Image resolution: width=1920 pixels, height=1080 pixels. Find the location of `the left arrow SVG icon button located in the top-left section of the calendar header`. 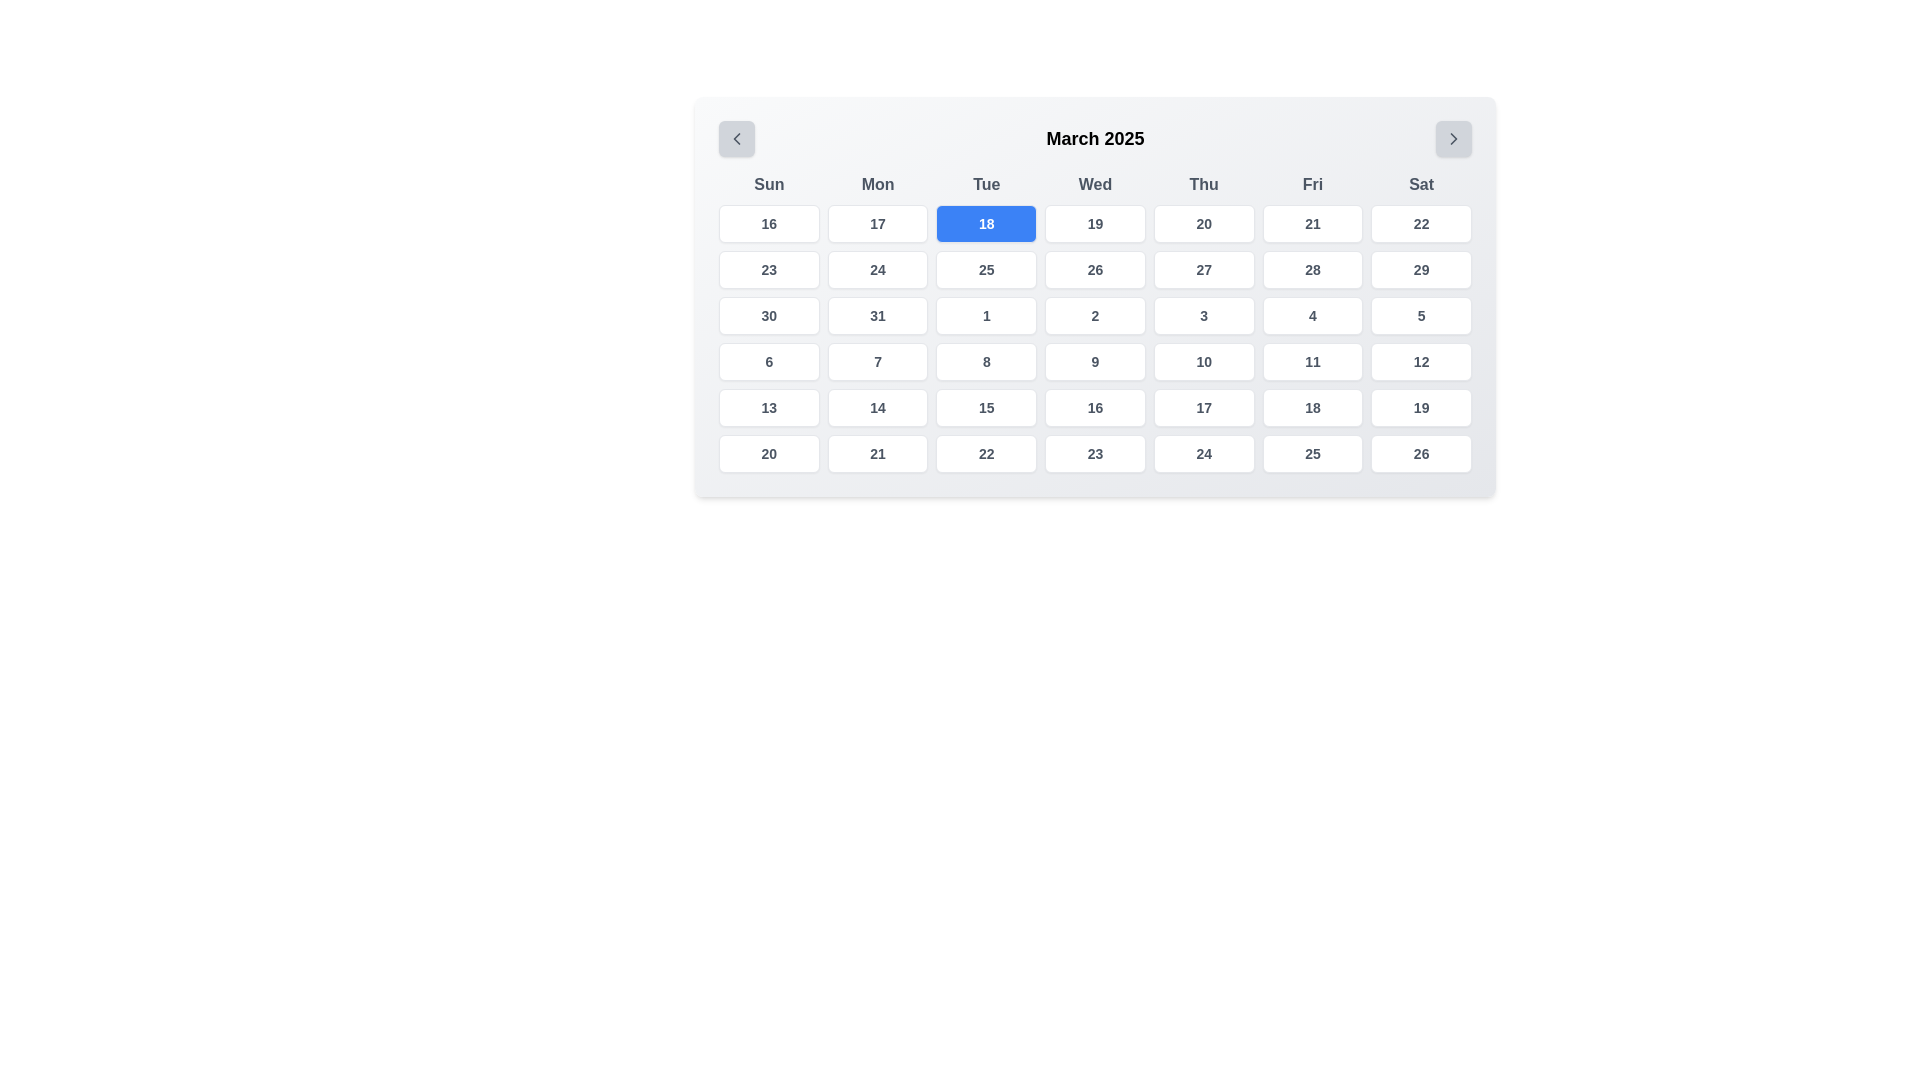

the left arrow SVG icon button located in the top-left section of the calendar header is located at coordinates (736, 137).